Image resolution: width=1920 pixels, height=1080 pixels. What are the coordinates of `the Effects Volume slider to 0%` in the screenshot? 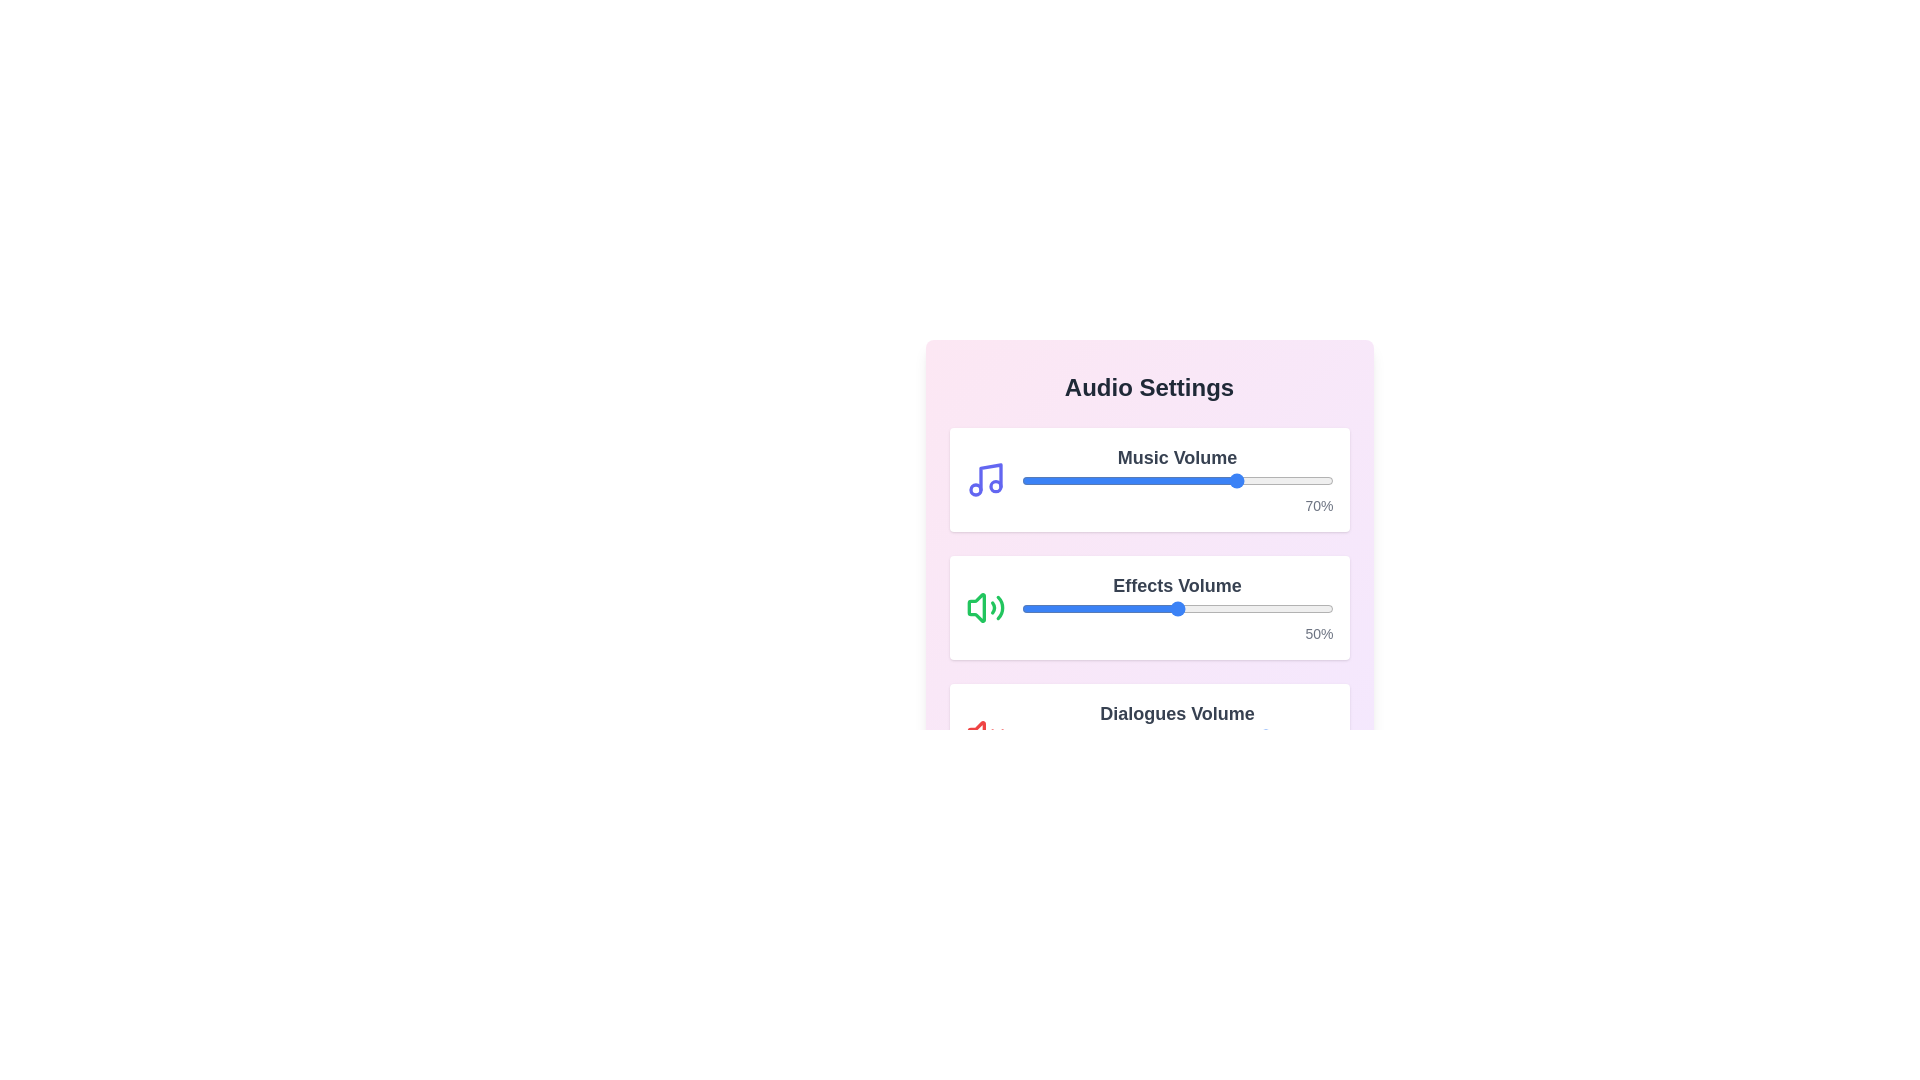 It's located at (1021, 608).